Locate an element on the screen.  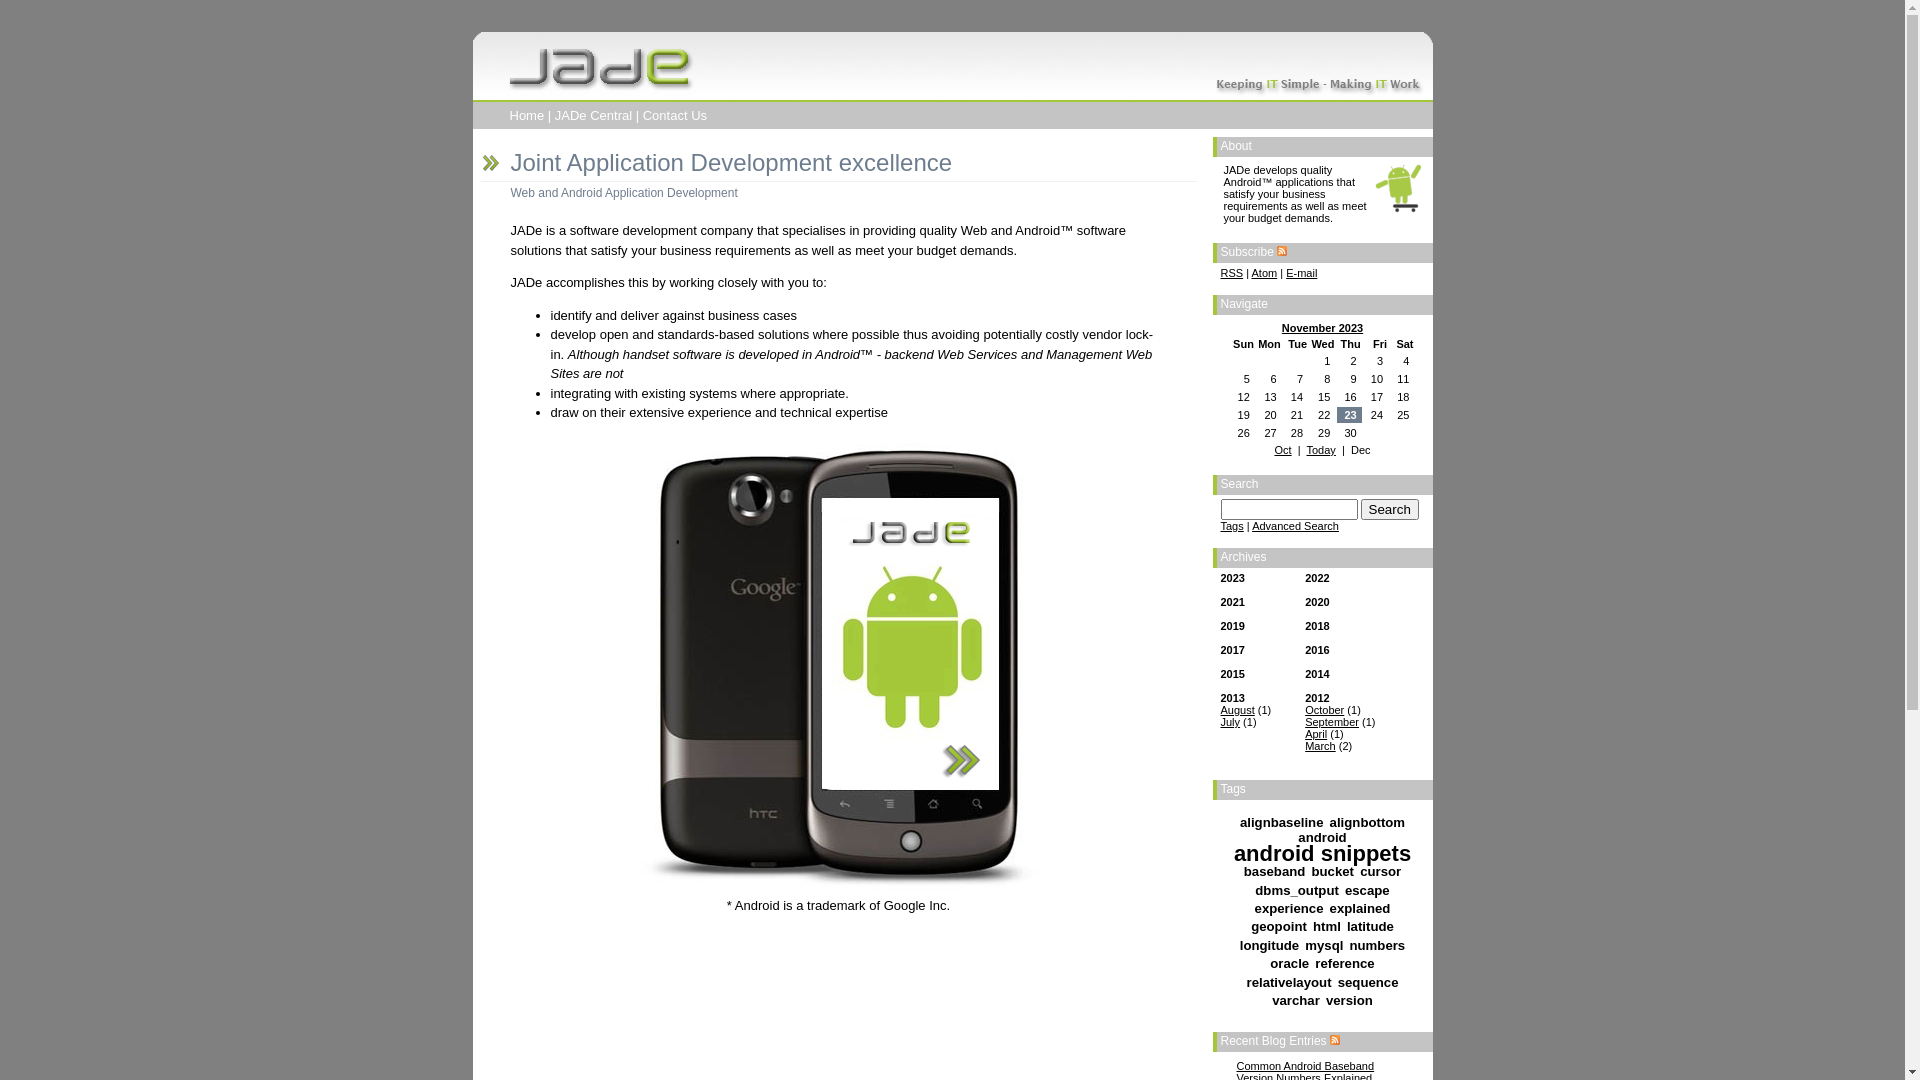
'android' is located at coordinates (1321, 837).